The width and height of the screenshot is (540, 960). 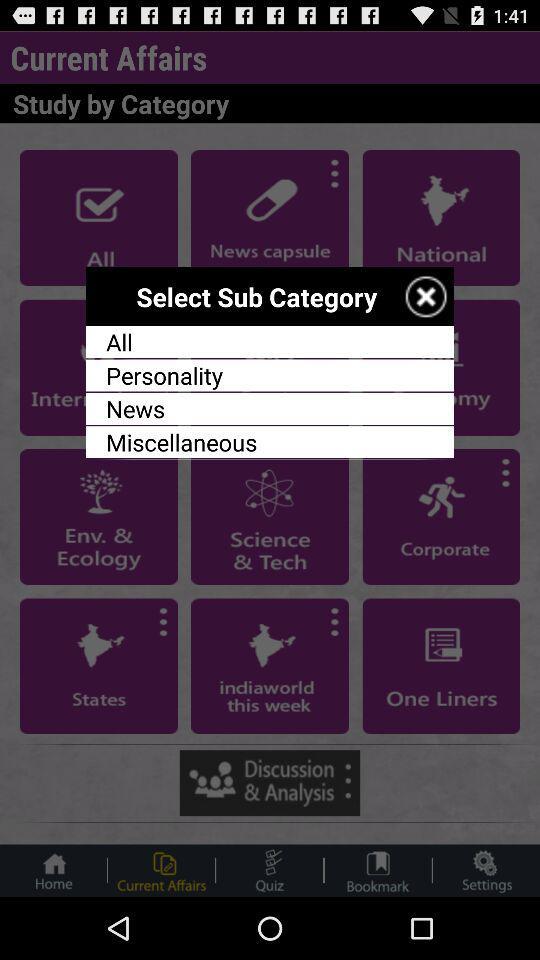 I want to click on icon next to select sub category icon, so click(x=425, y=295).